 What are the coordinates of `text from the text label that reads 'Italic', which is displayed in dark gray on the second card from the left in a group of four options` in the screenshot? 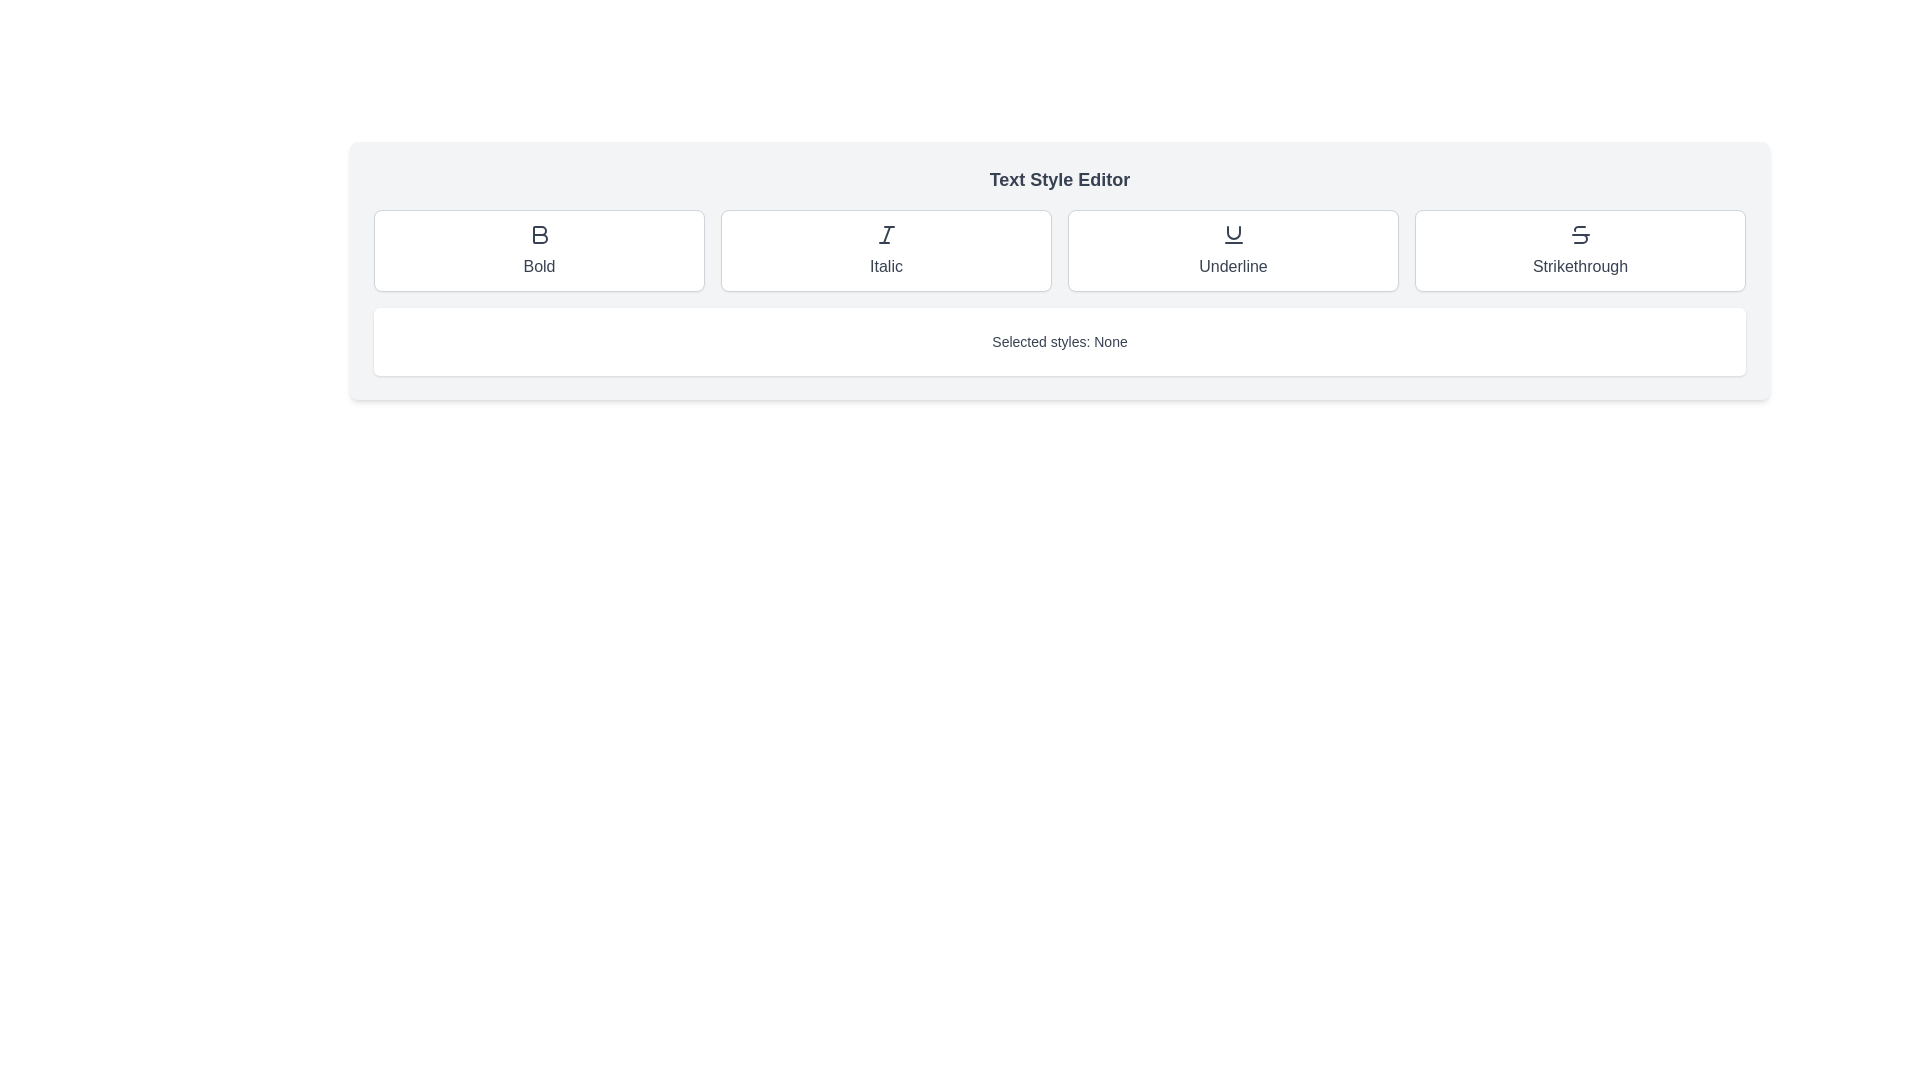 It's located at (885, 265).